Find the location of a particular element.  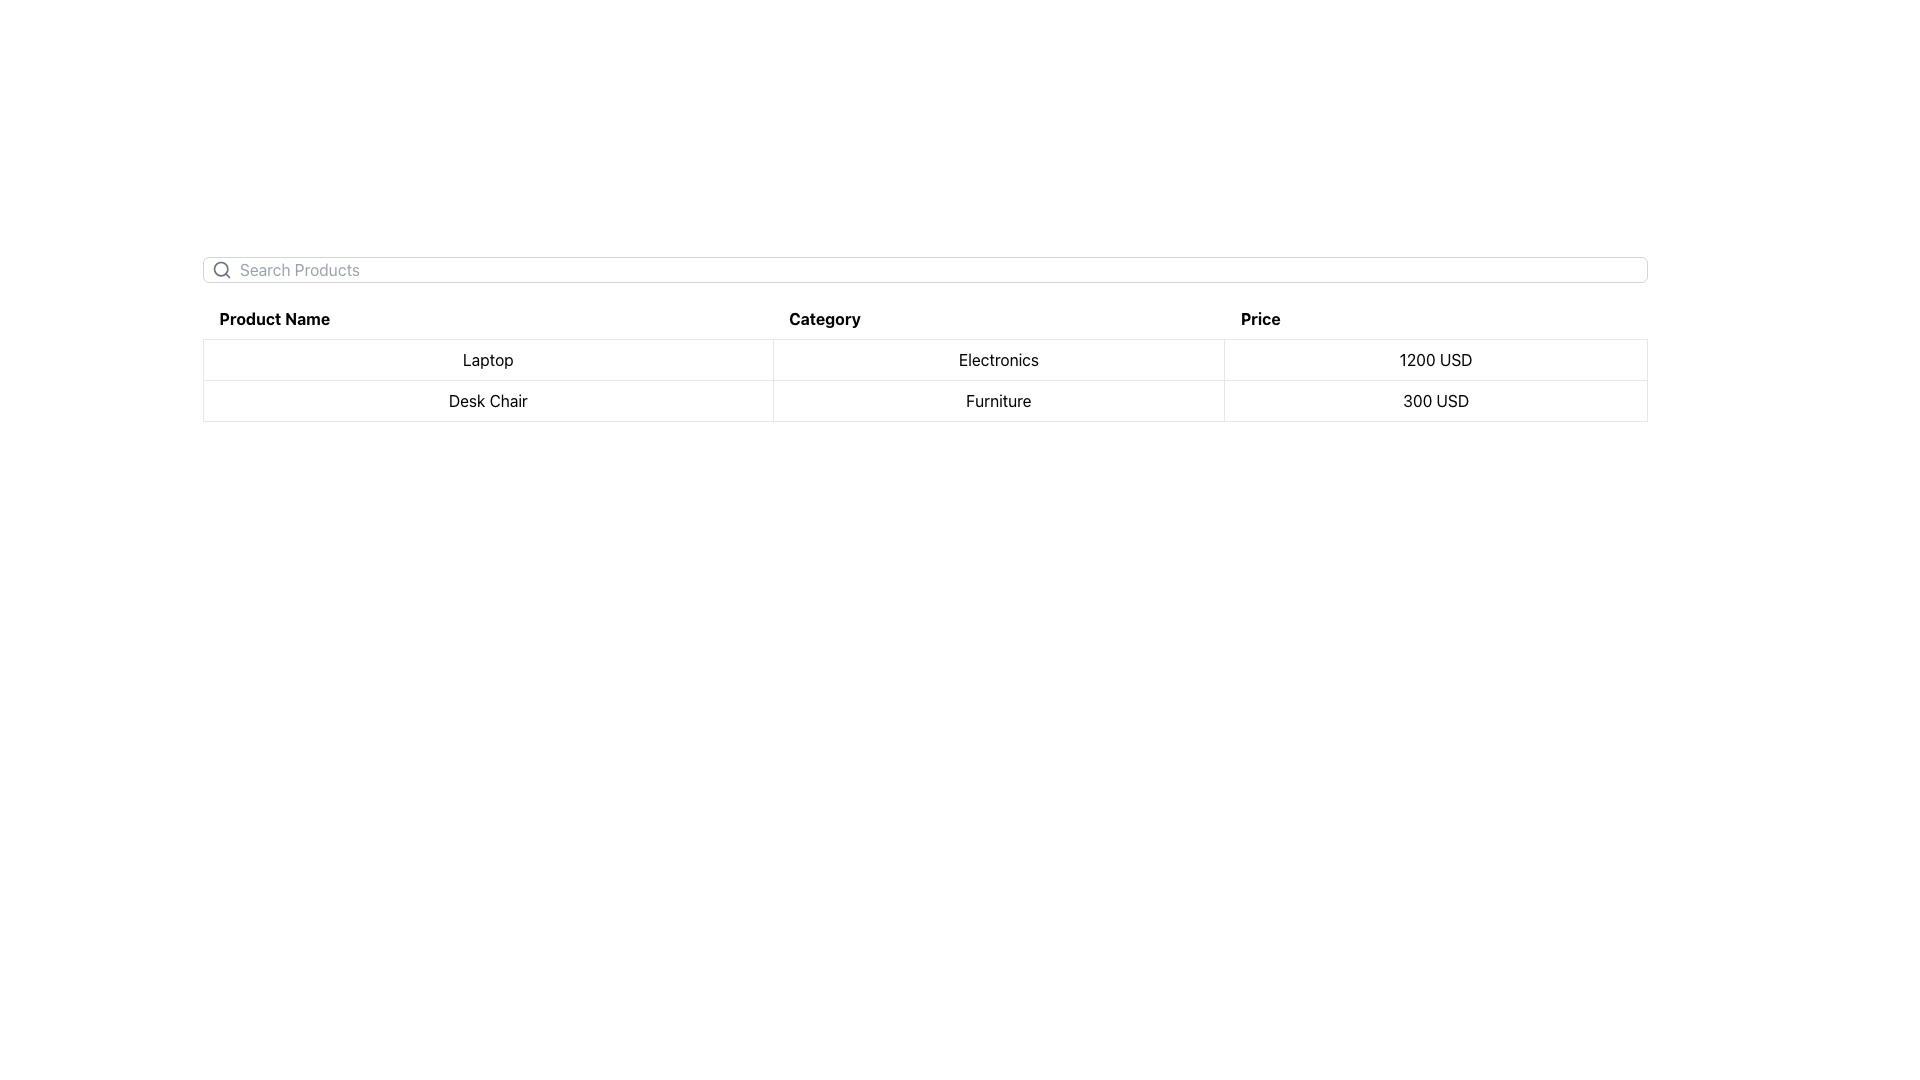

the SVG Circle element, which is centrally positioned within a search lens icon in the upper-left part of the interface is located at coordinates (221, 268).